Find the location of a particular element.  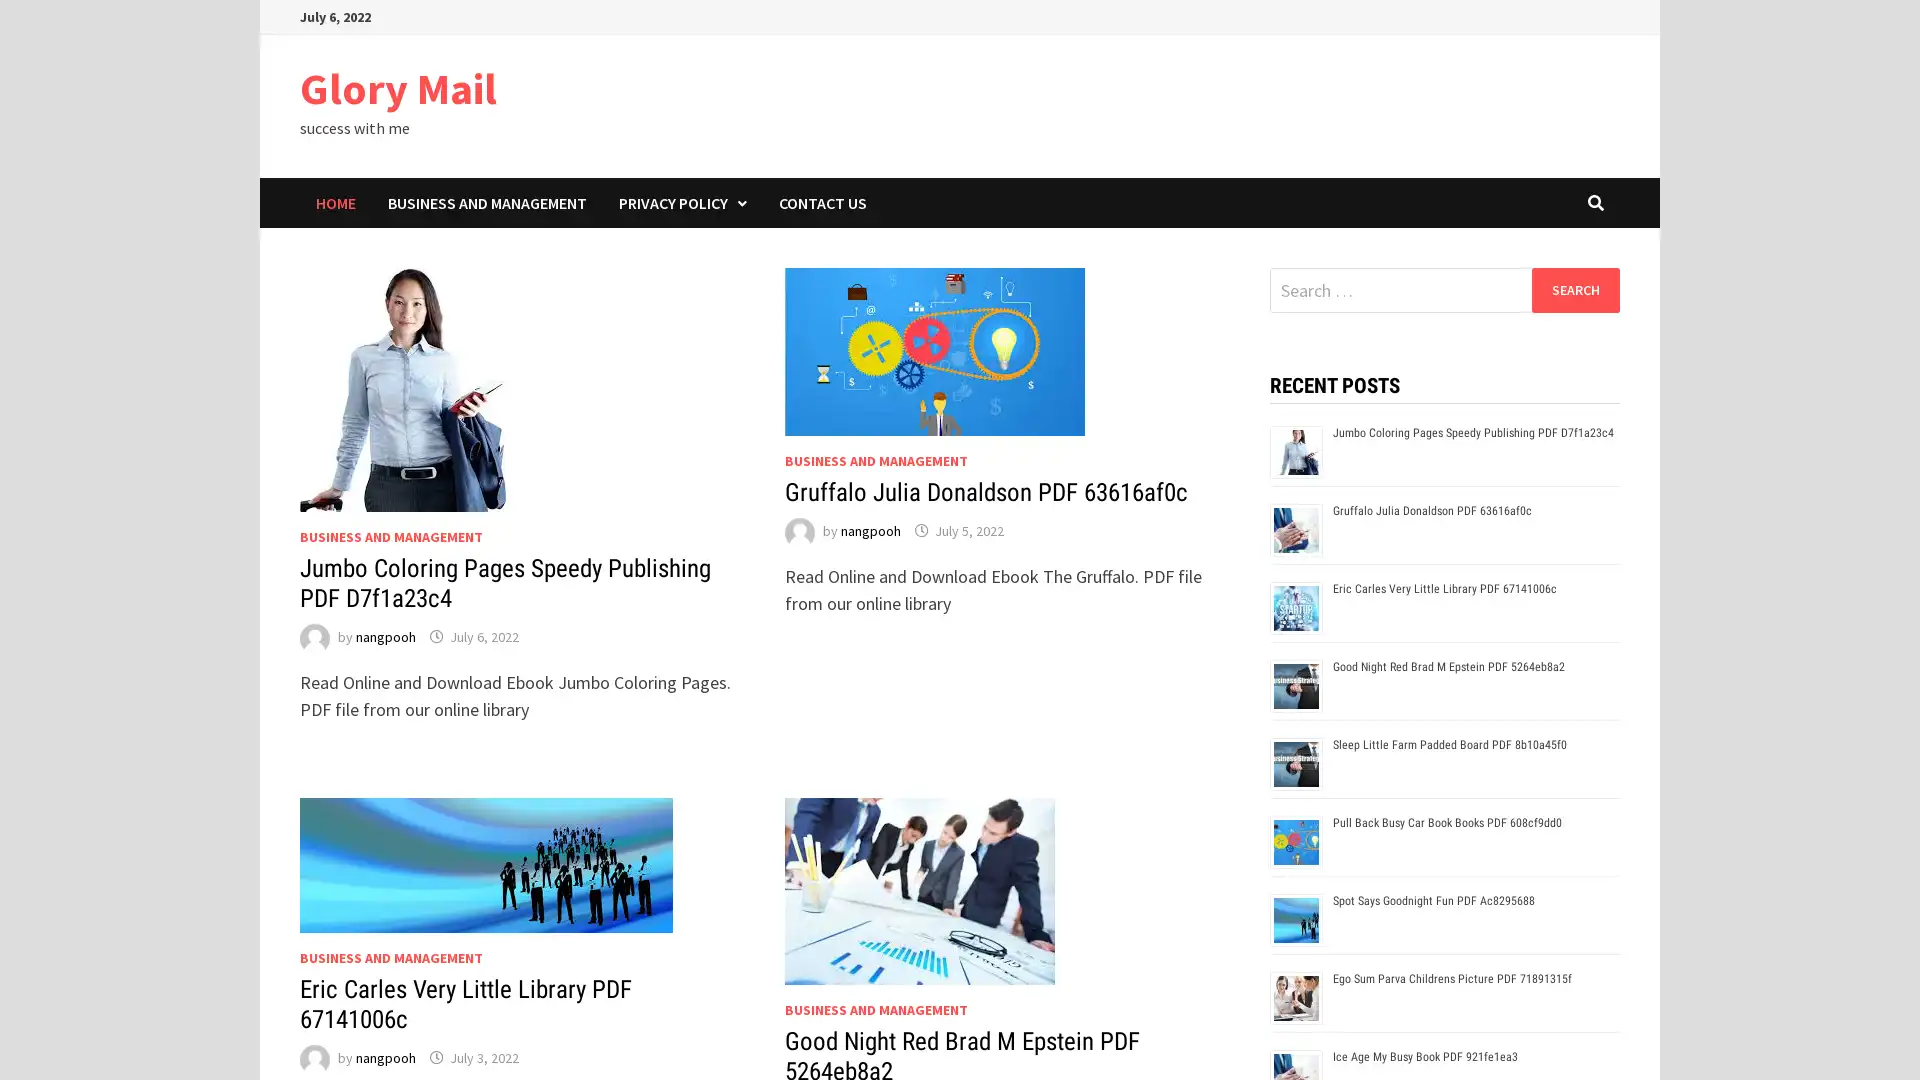

Search is located at coordinates (1574, 289).